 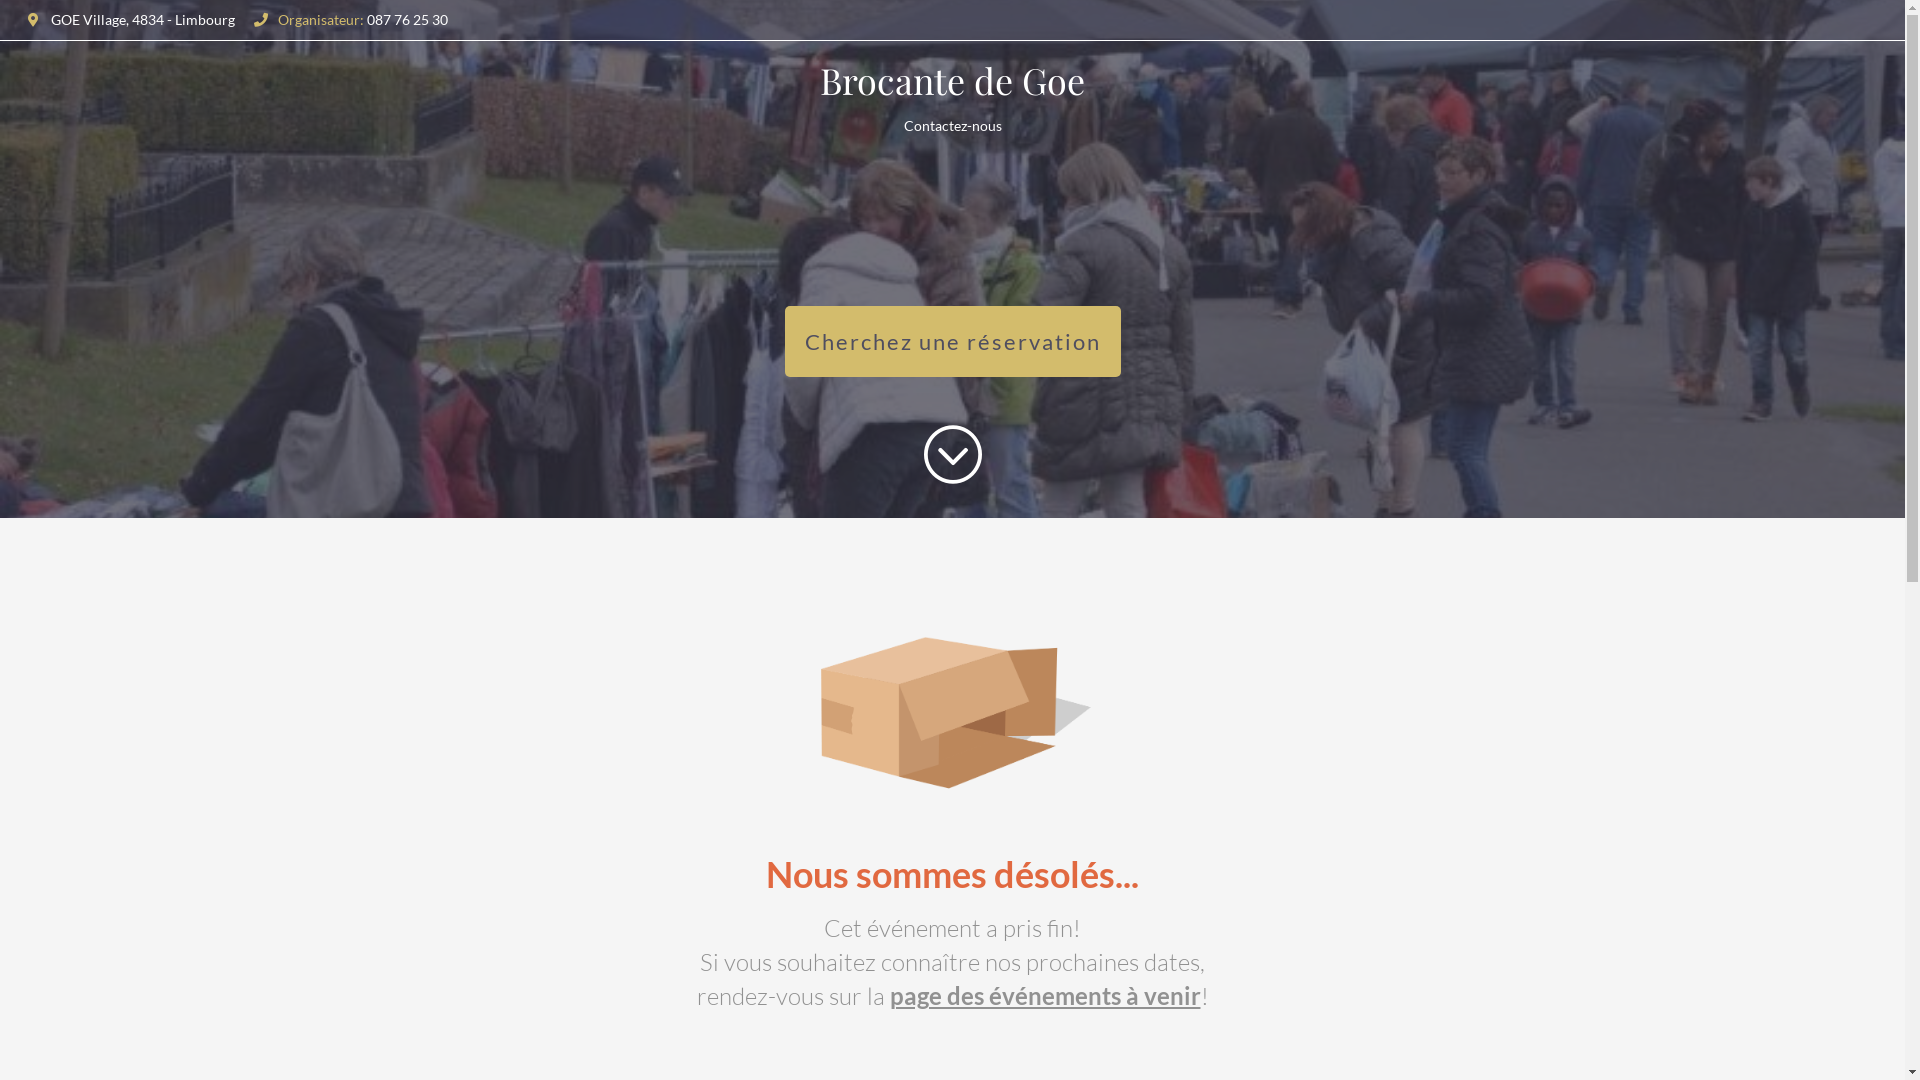 What do you see at coordinates (343, 19) in the screenshot?
I see `'Organisateur: 087 76 25 30'` at bounding box center [343, 19].